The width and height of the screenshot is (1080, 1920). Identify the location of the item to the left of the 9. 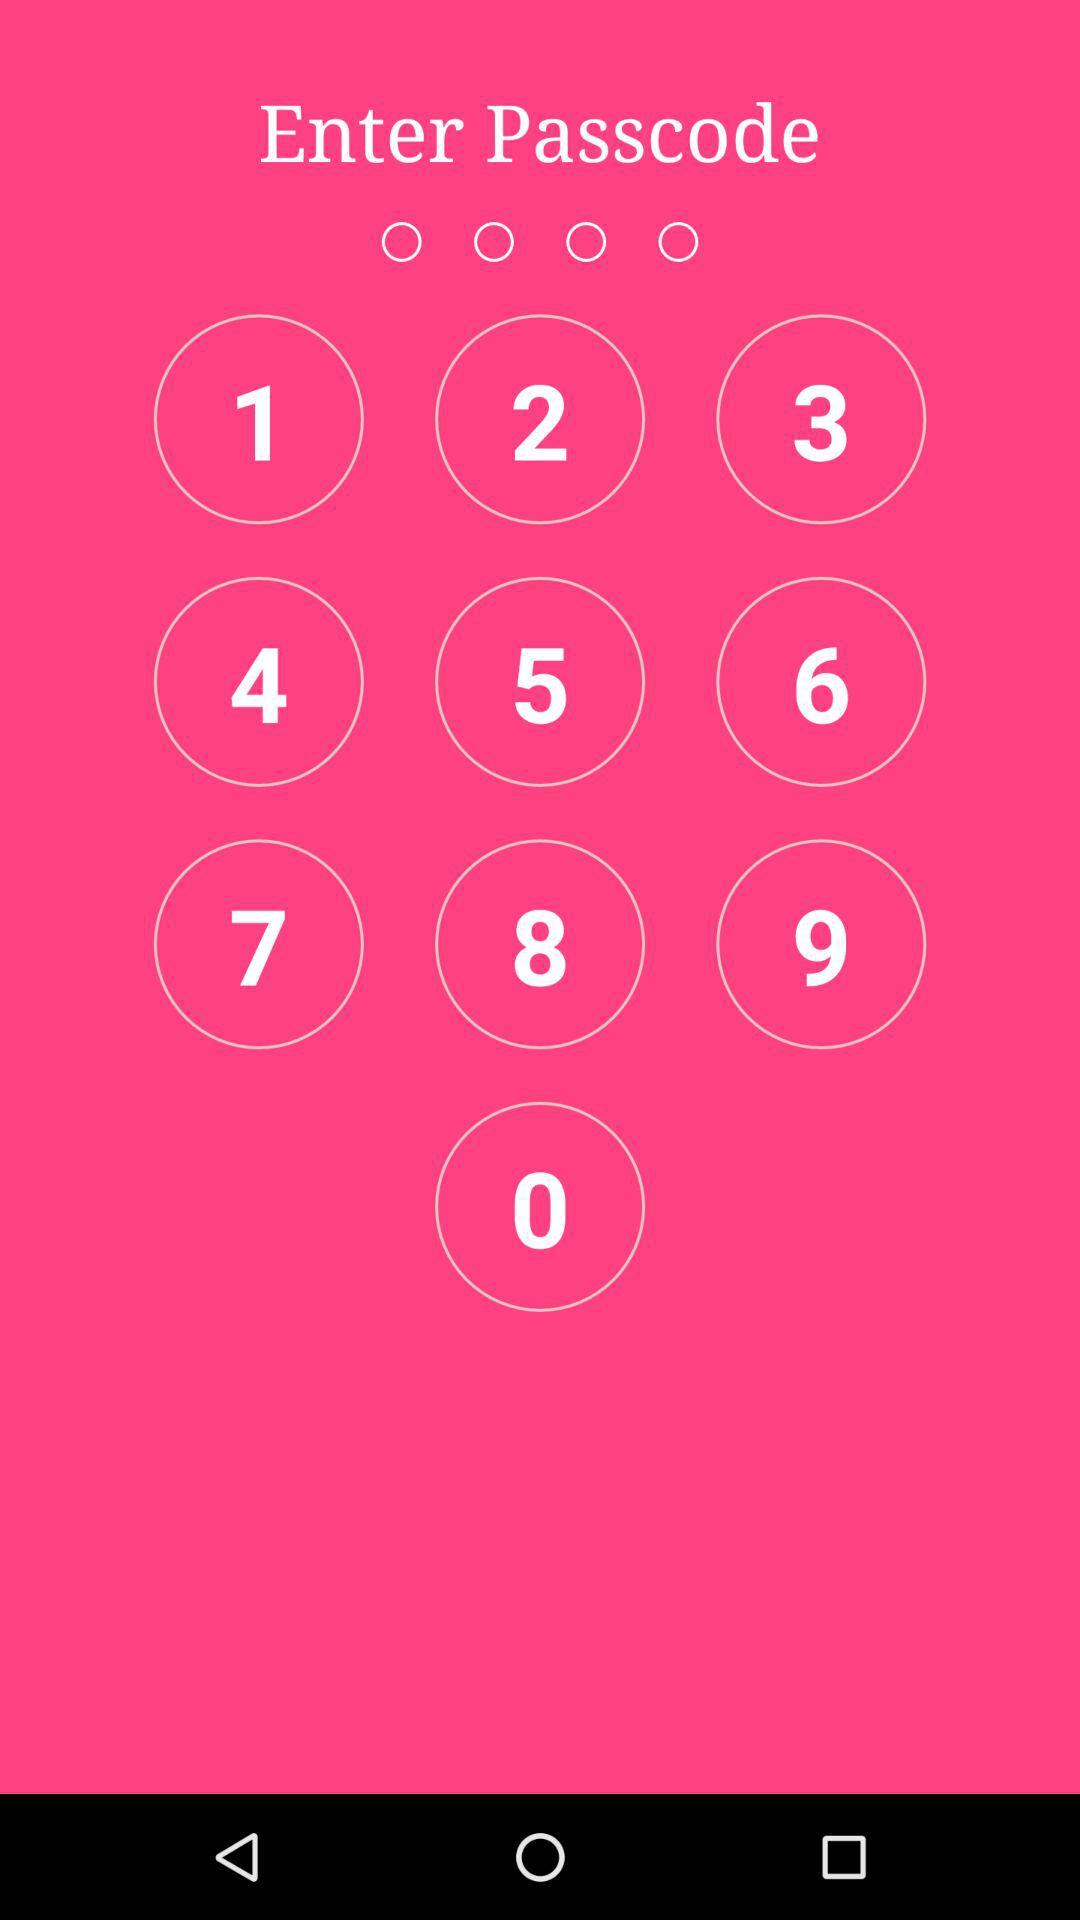
(540, 943).